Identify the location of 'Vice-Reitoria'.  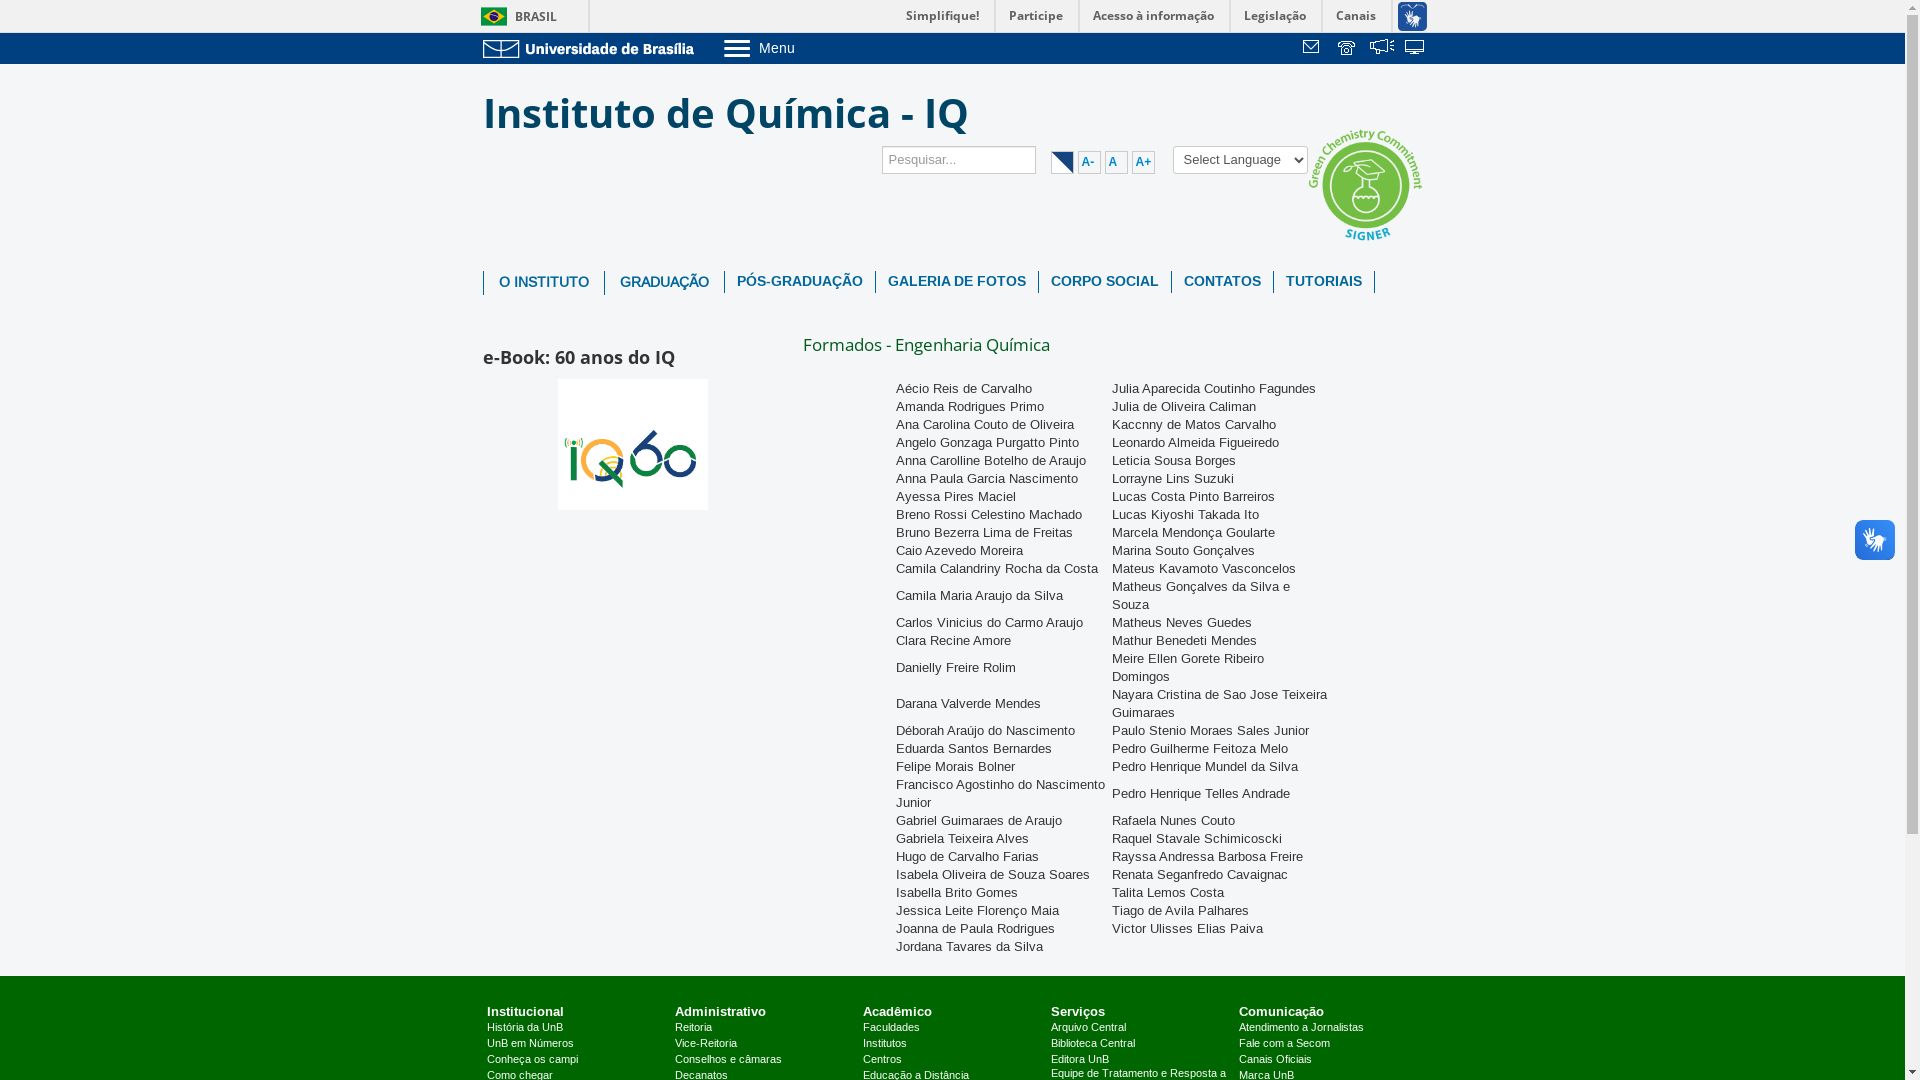
(675, 1043).